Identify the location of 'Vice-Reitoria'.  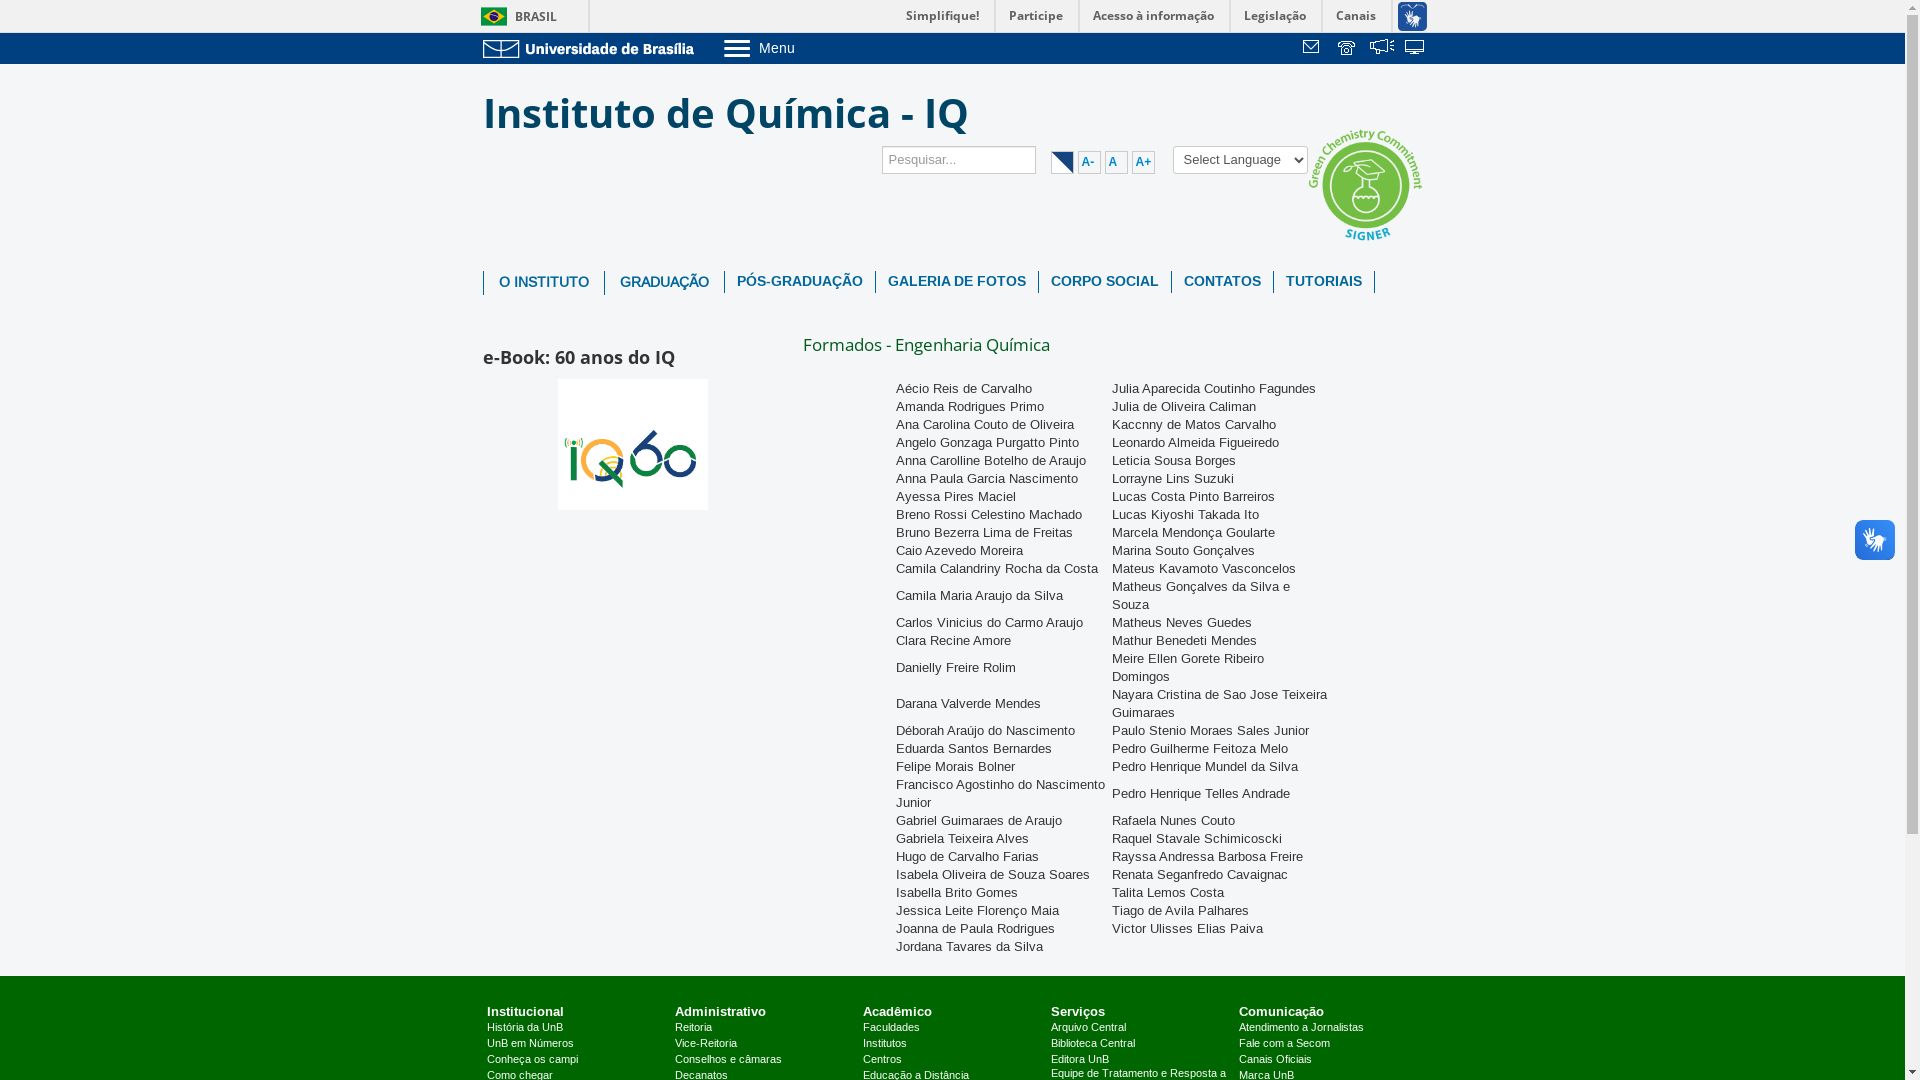
(675, 1043).